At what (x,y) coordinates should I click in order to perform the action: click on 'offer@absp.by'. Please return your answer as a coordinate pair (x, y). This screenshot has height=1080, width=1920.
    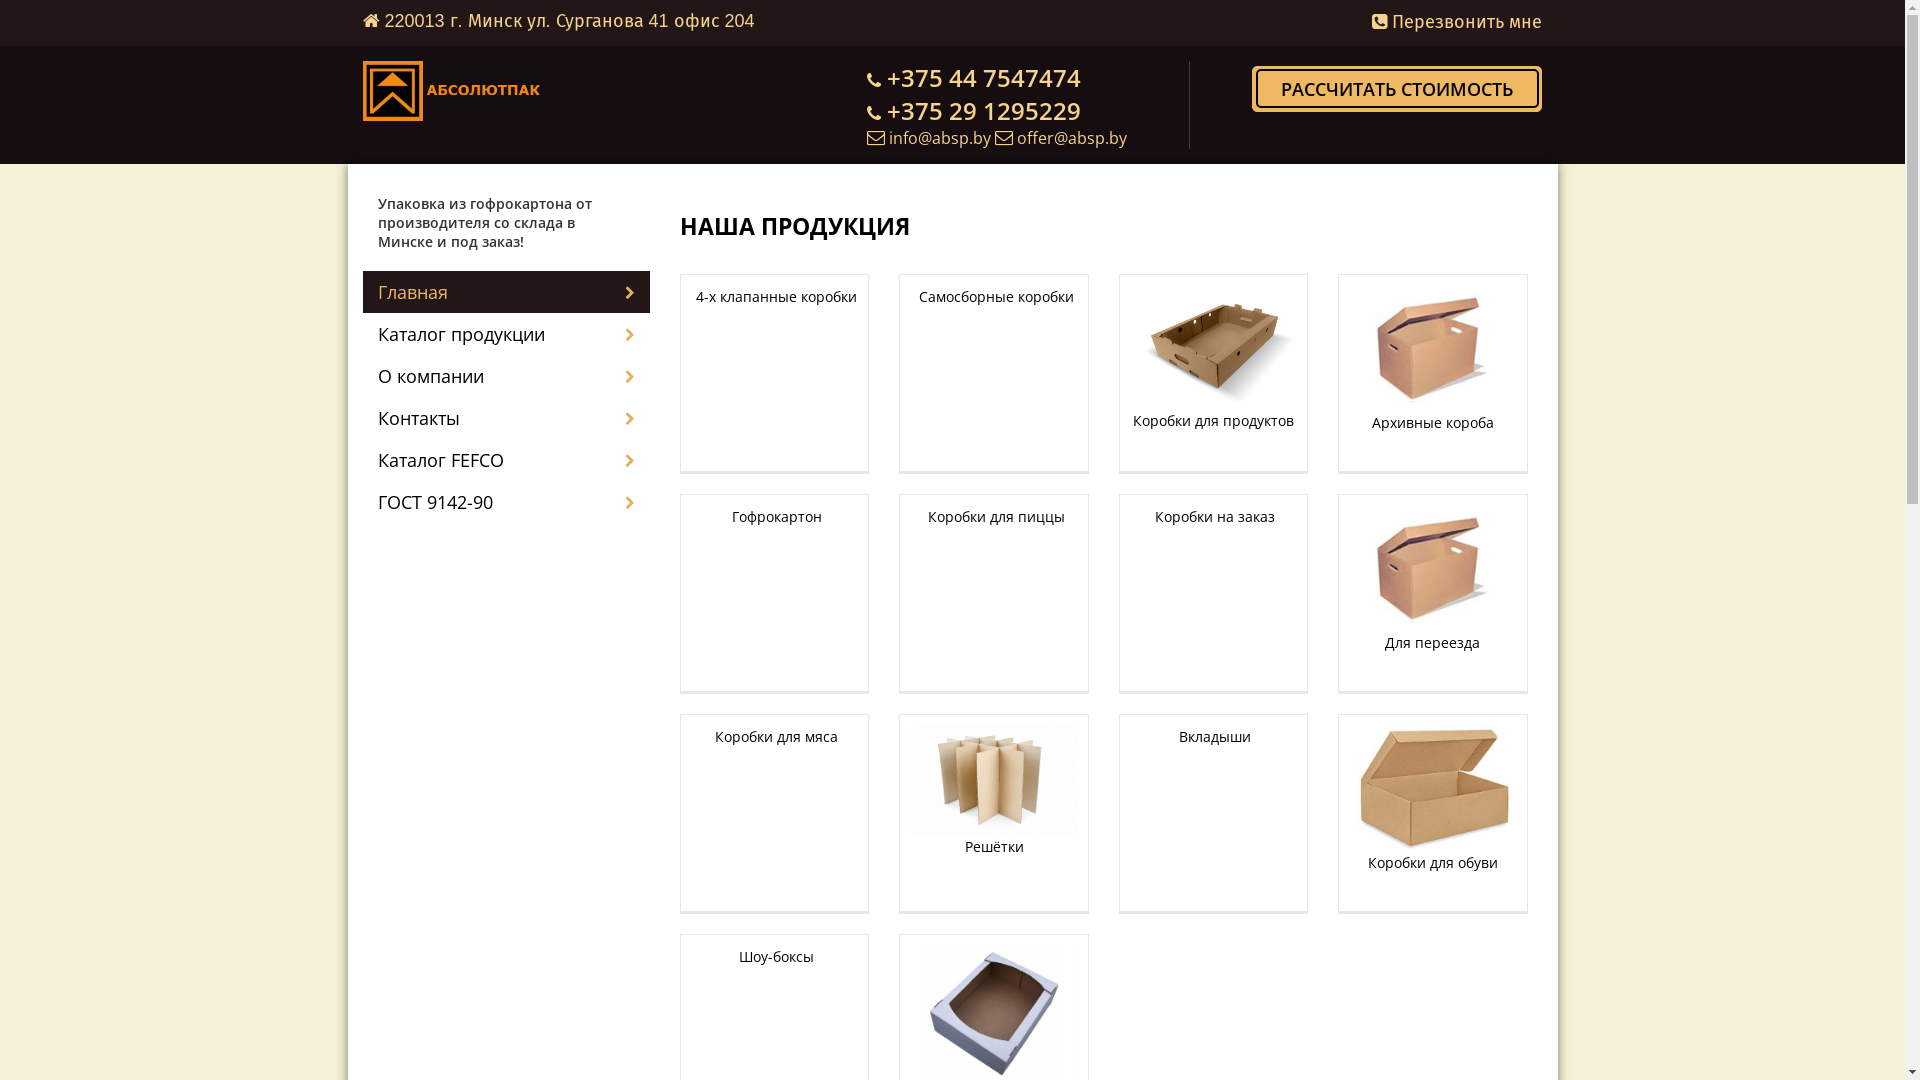
    Looking at the image, I should click on (1070, 137).